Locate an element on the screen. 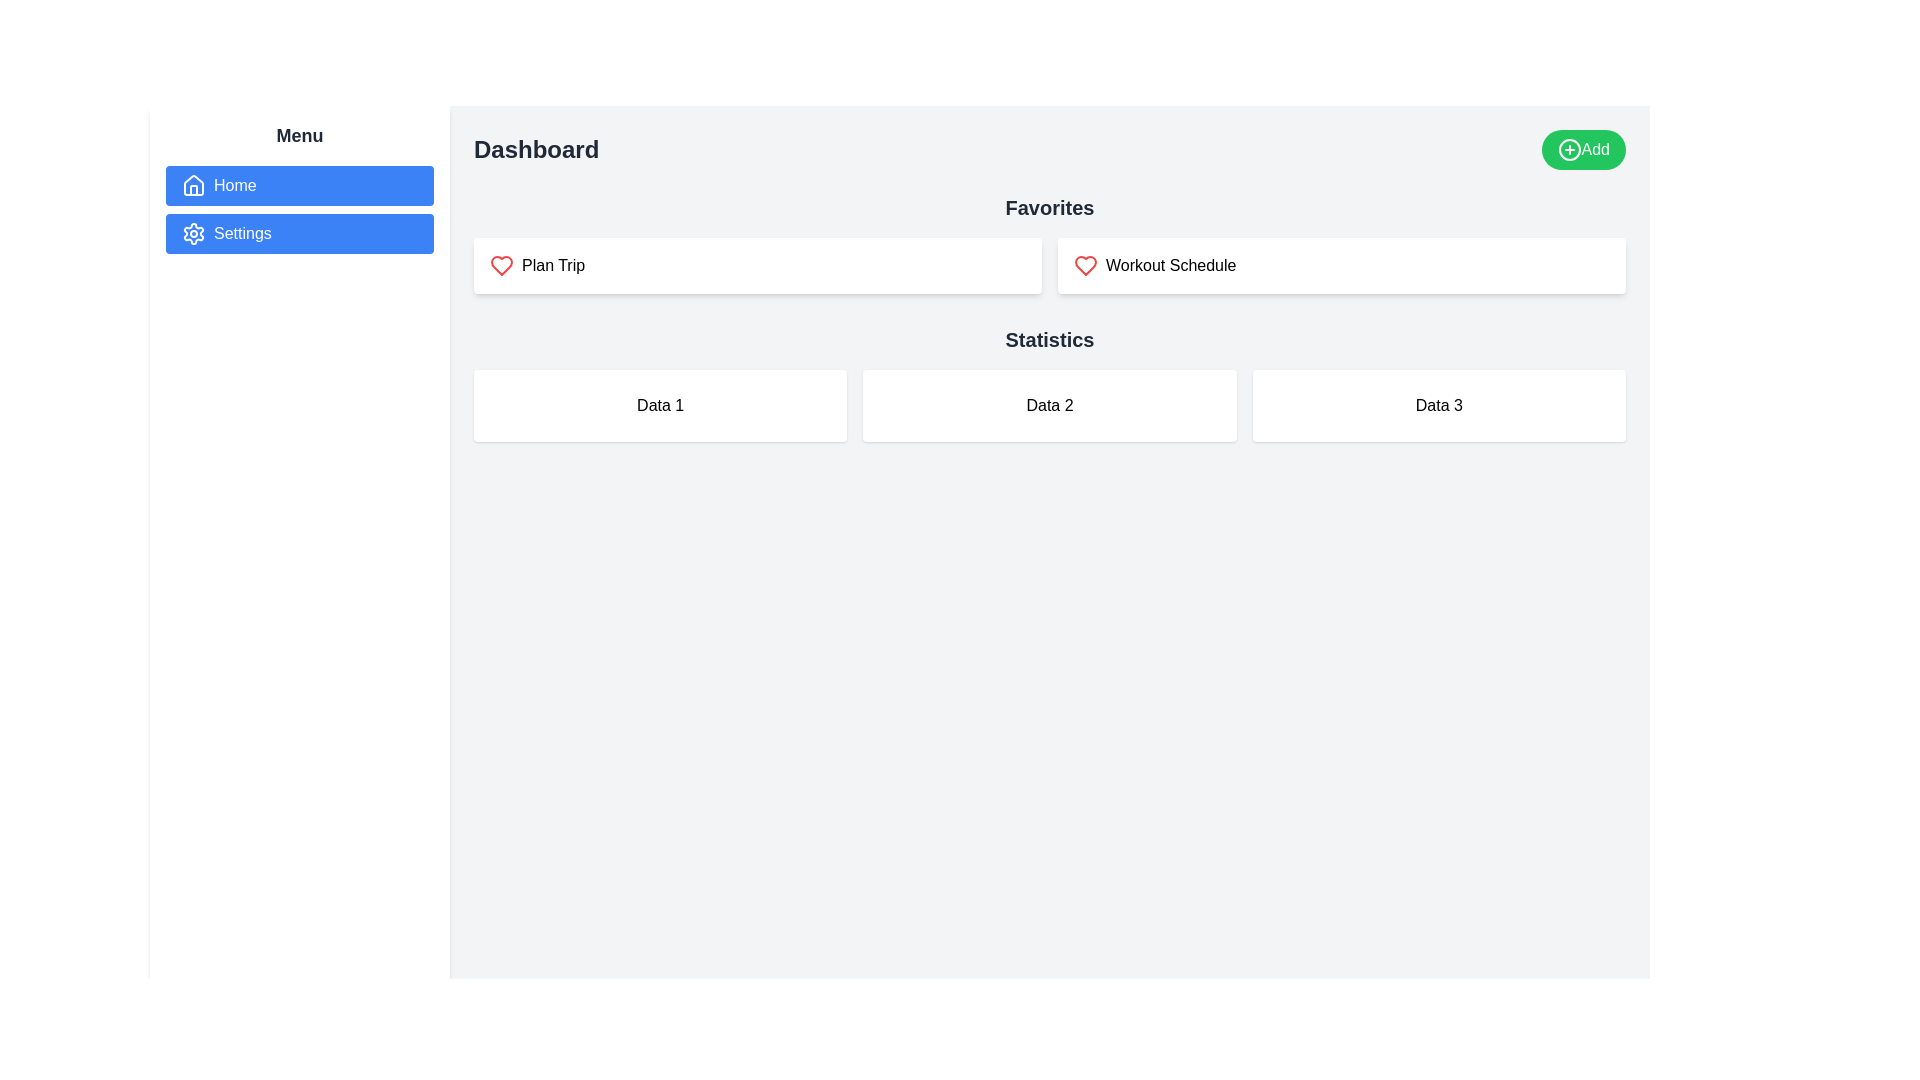  the Display card with centered text 'Data 2', which is the second card in the group under the 'Statistics' section is located at coordinates (1049, 405).